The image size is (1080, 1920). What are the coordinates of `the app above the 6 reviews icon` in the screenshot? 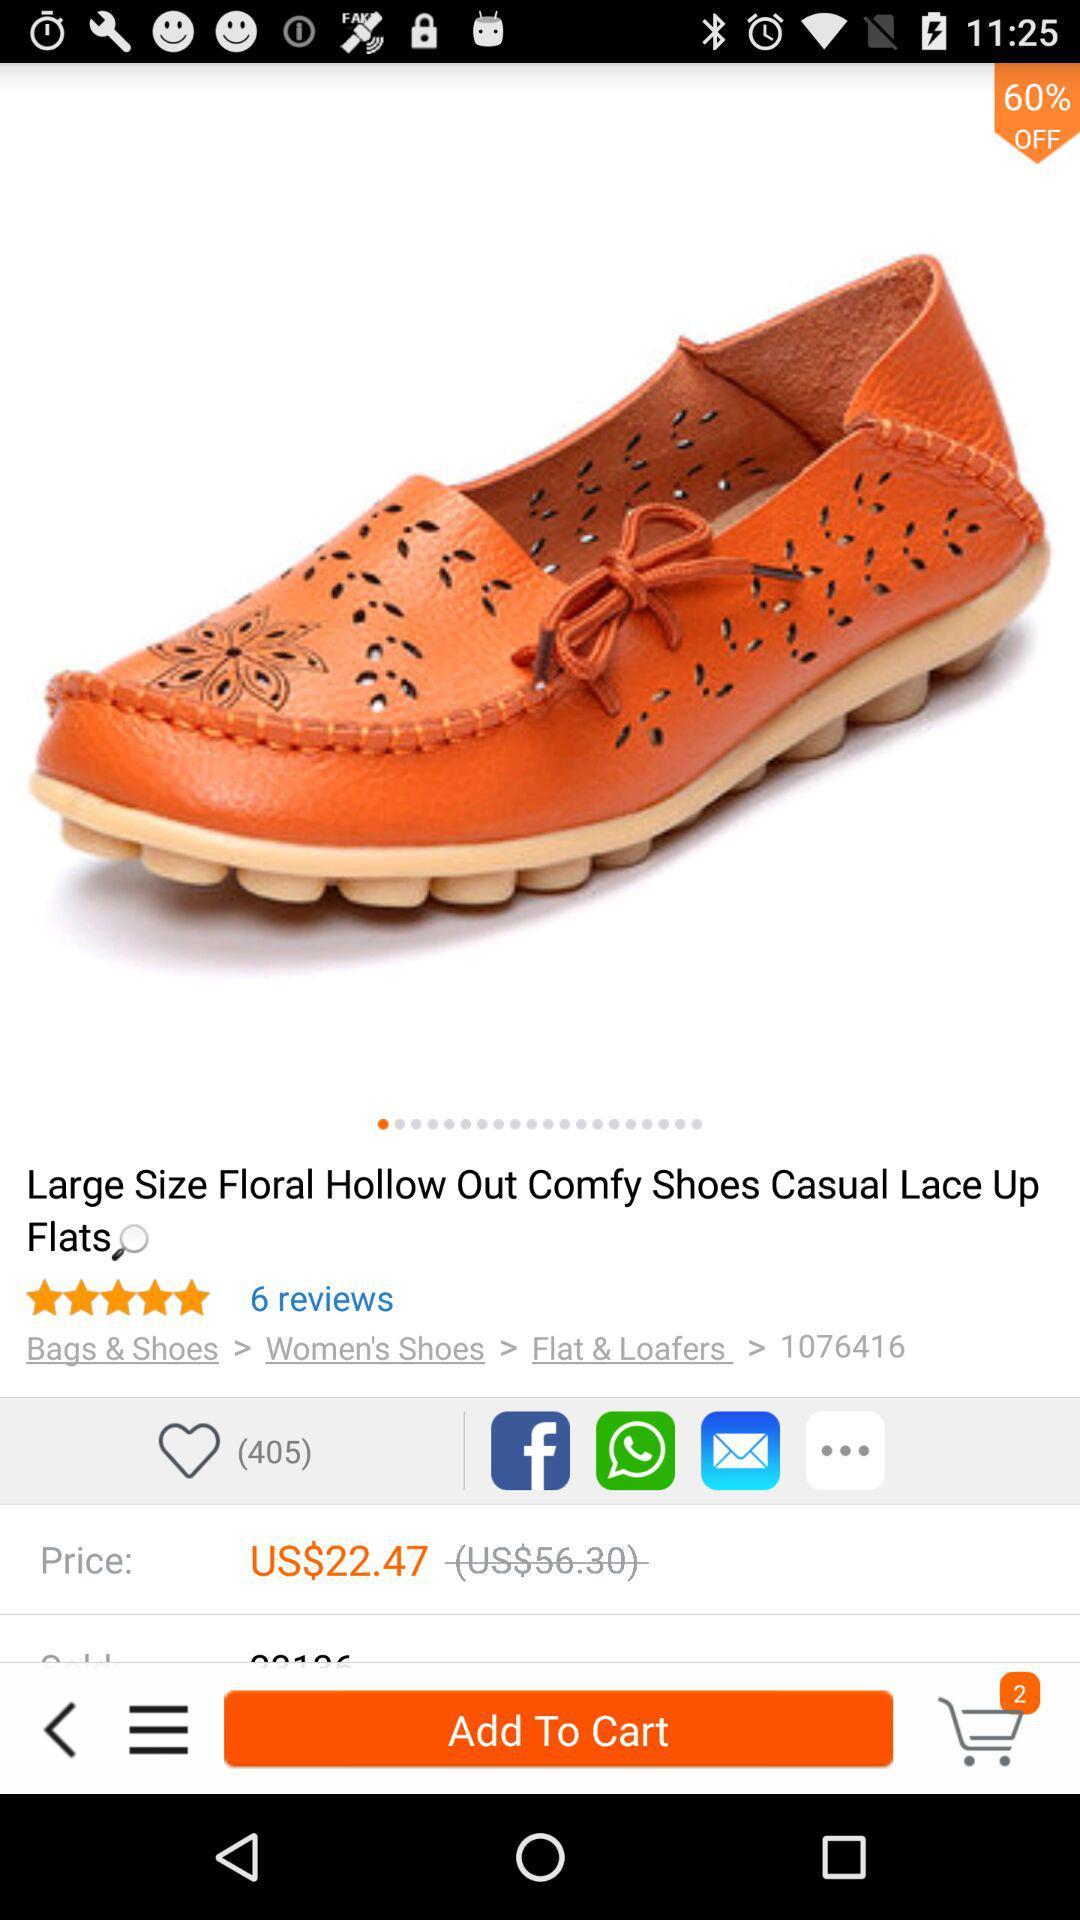 It's located at (537, 1207).